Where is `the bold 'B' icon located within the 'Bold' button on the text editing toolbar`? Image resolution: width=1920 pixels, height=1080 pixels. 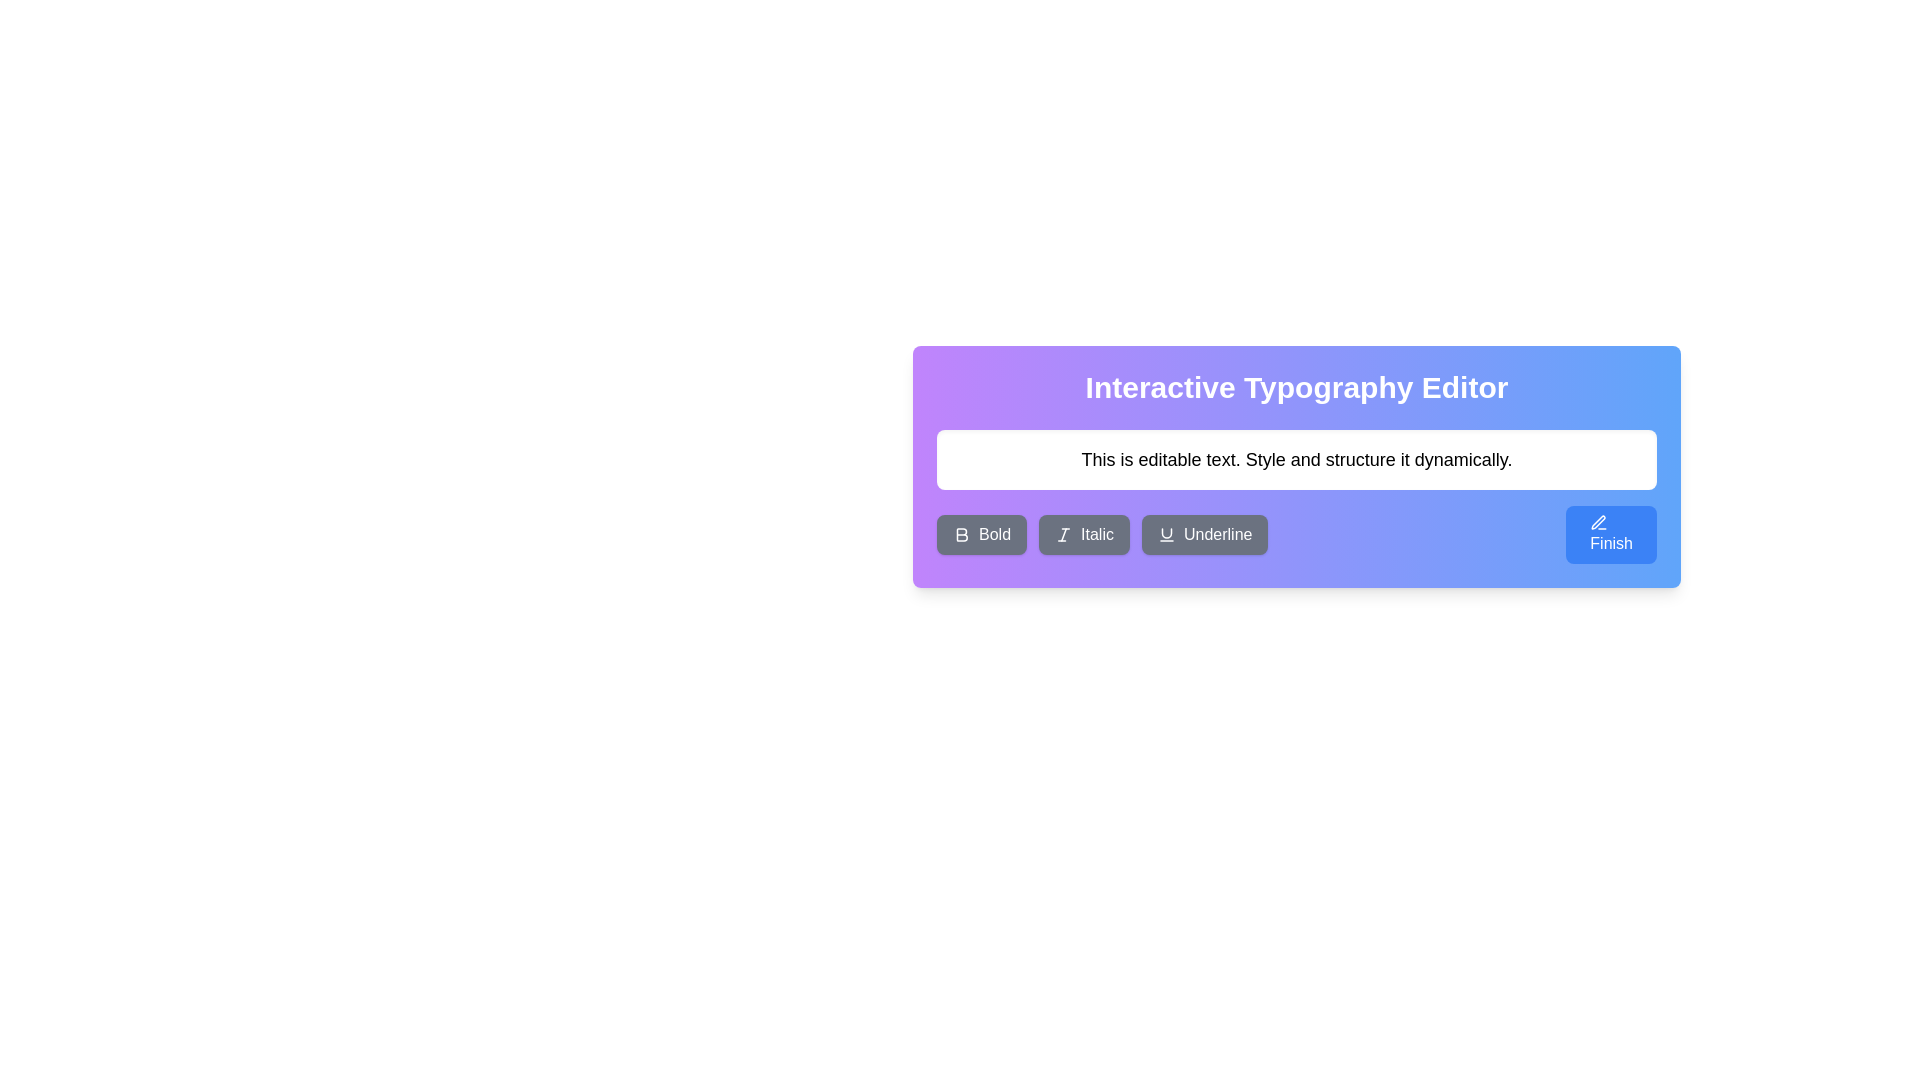 the bold 'B' icon located within the 'Bold' button on the text editing toolbar is located at coordinates (961, 534).